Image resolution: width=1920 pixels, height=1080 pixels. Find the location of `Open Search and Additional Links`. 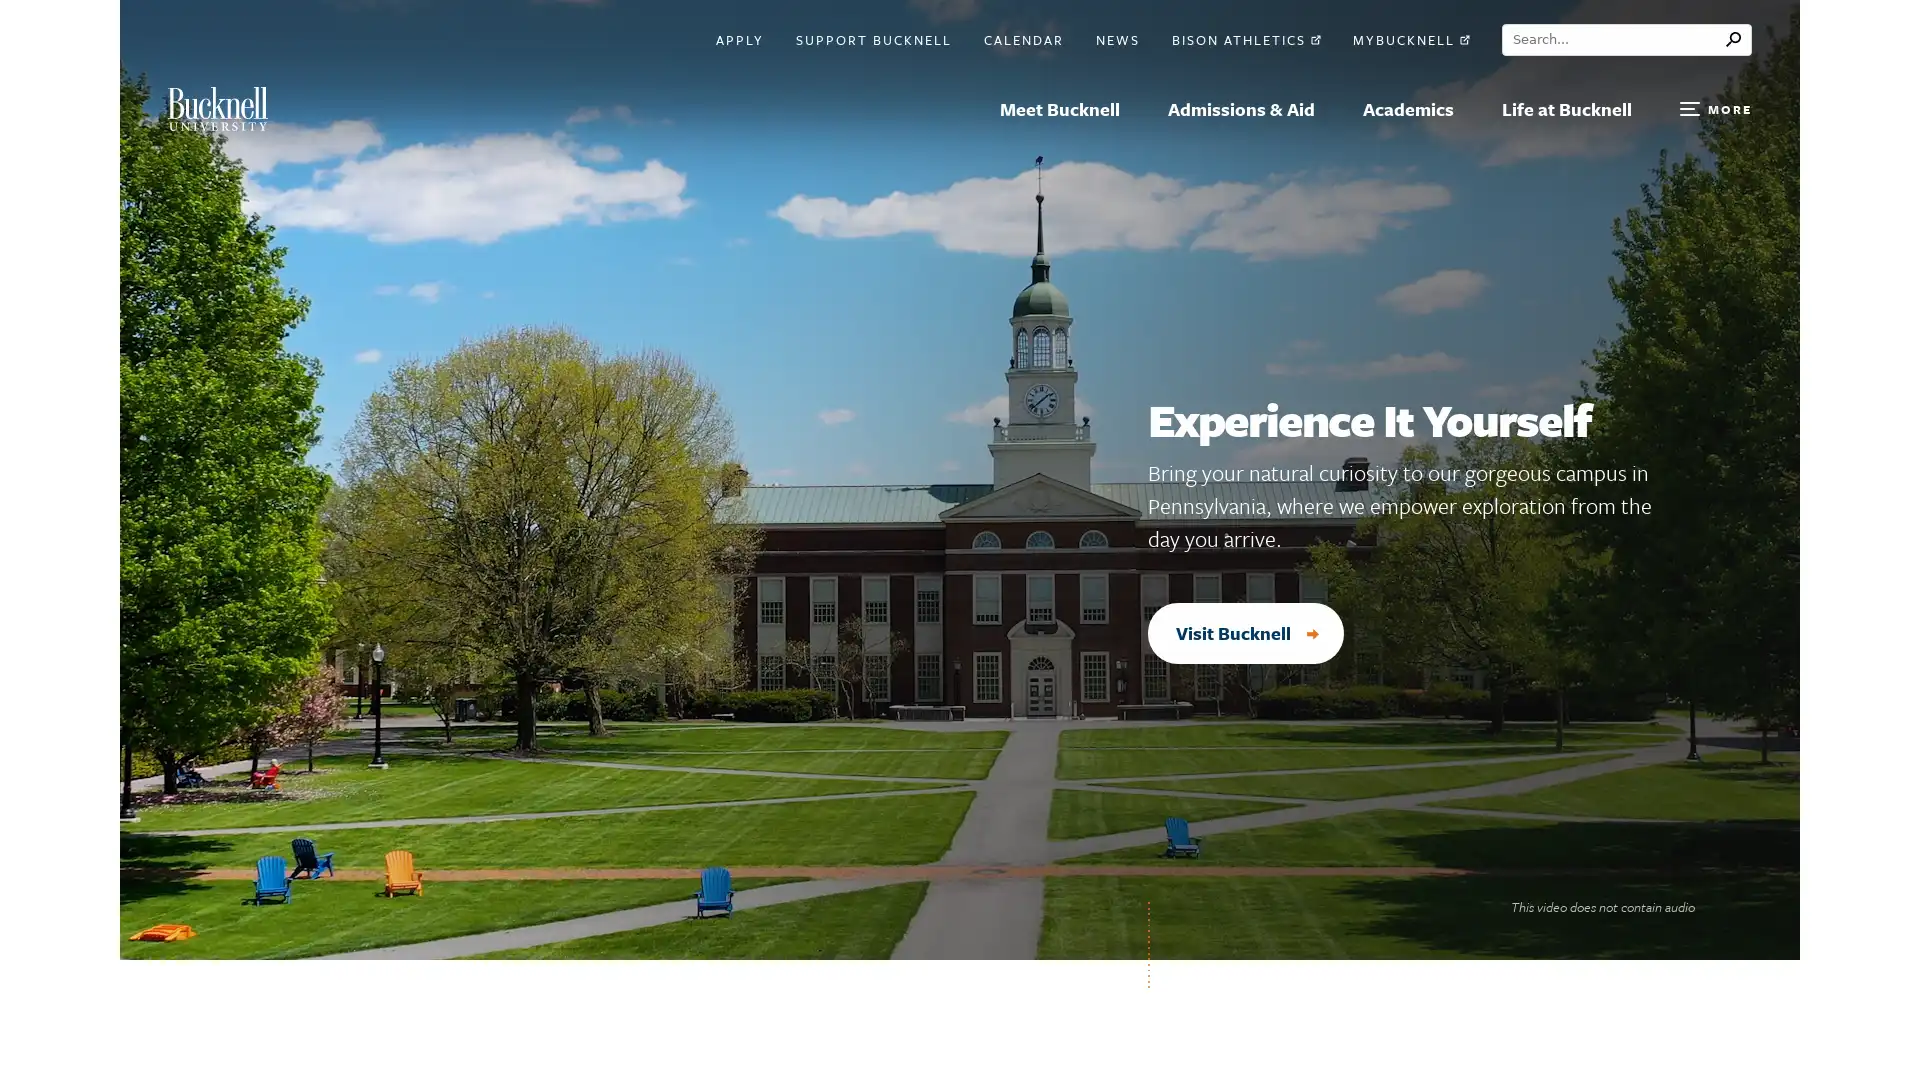

Open Search and Additional Links is located at coordinates (1715, 109).